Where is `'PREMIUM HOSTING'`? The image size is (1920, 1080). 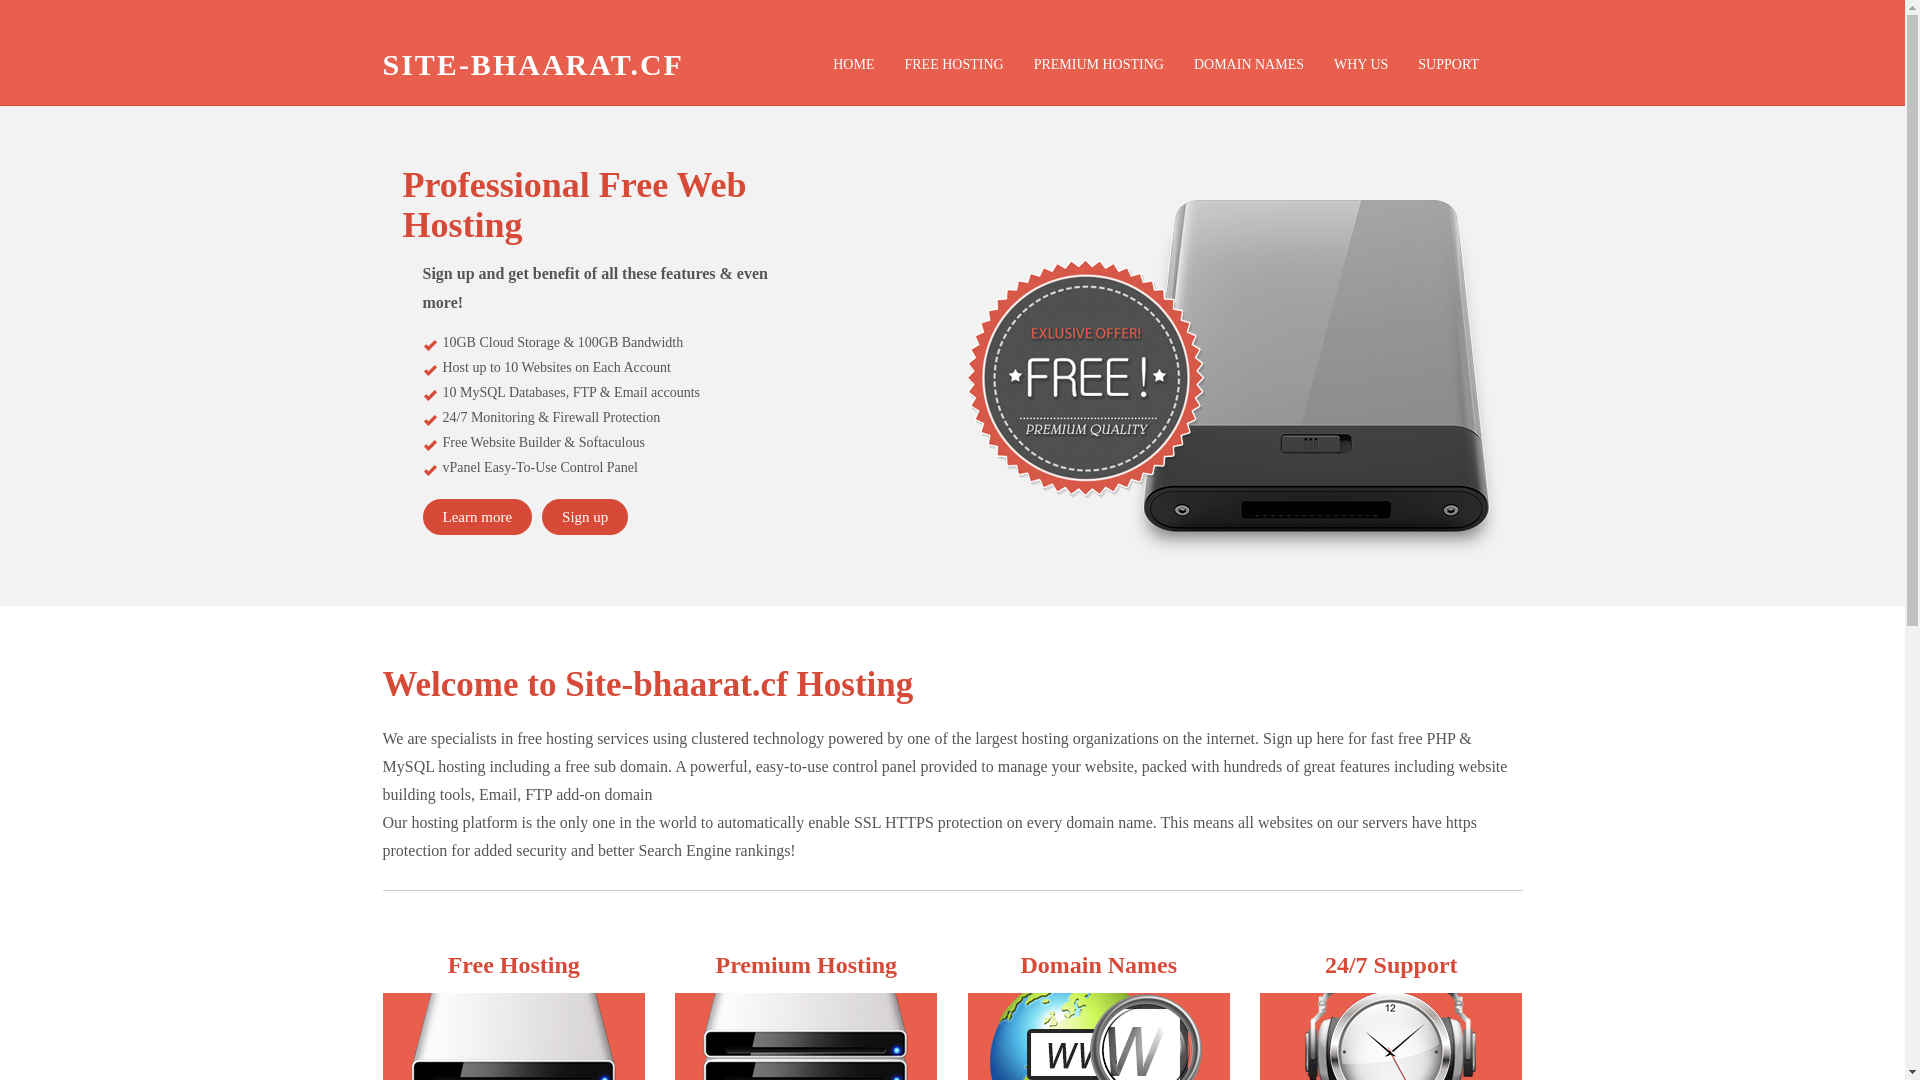
'PREMIUM HOSTING' is located at coordinates (1098, 64).